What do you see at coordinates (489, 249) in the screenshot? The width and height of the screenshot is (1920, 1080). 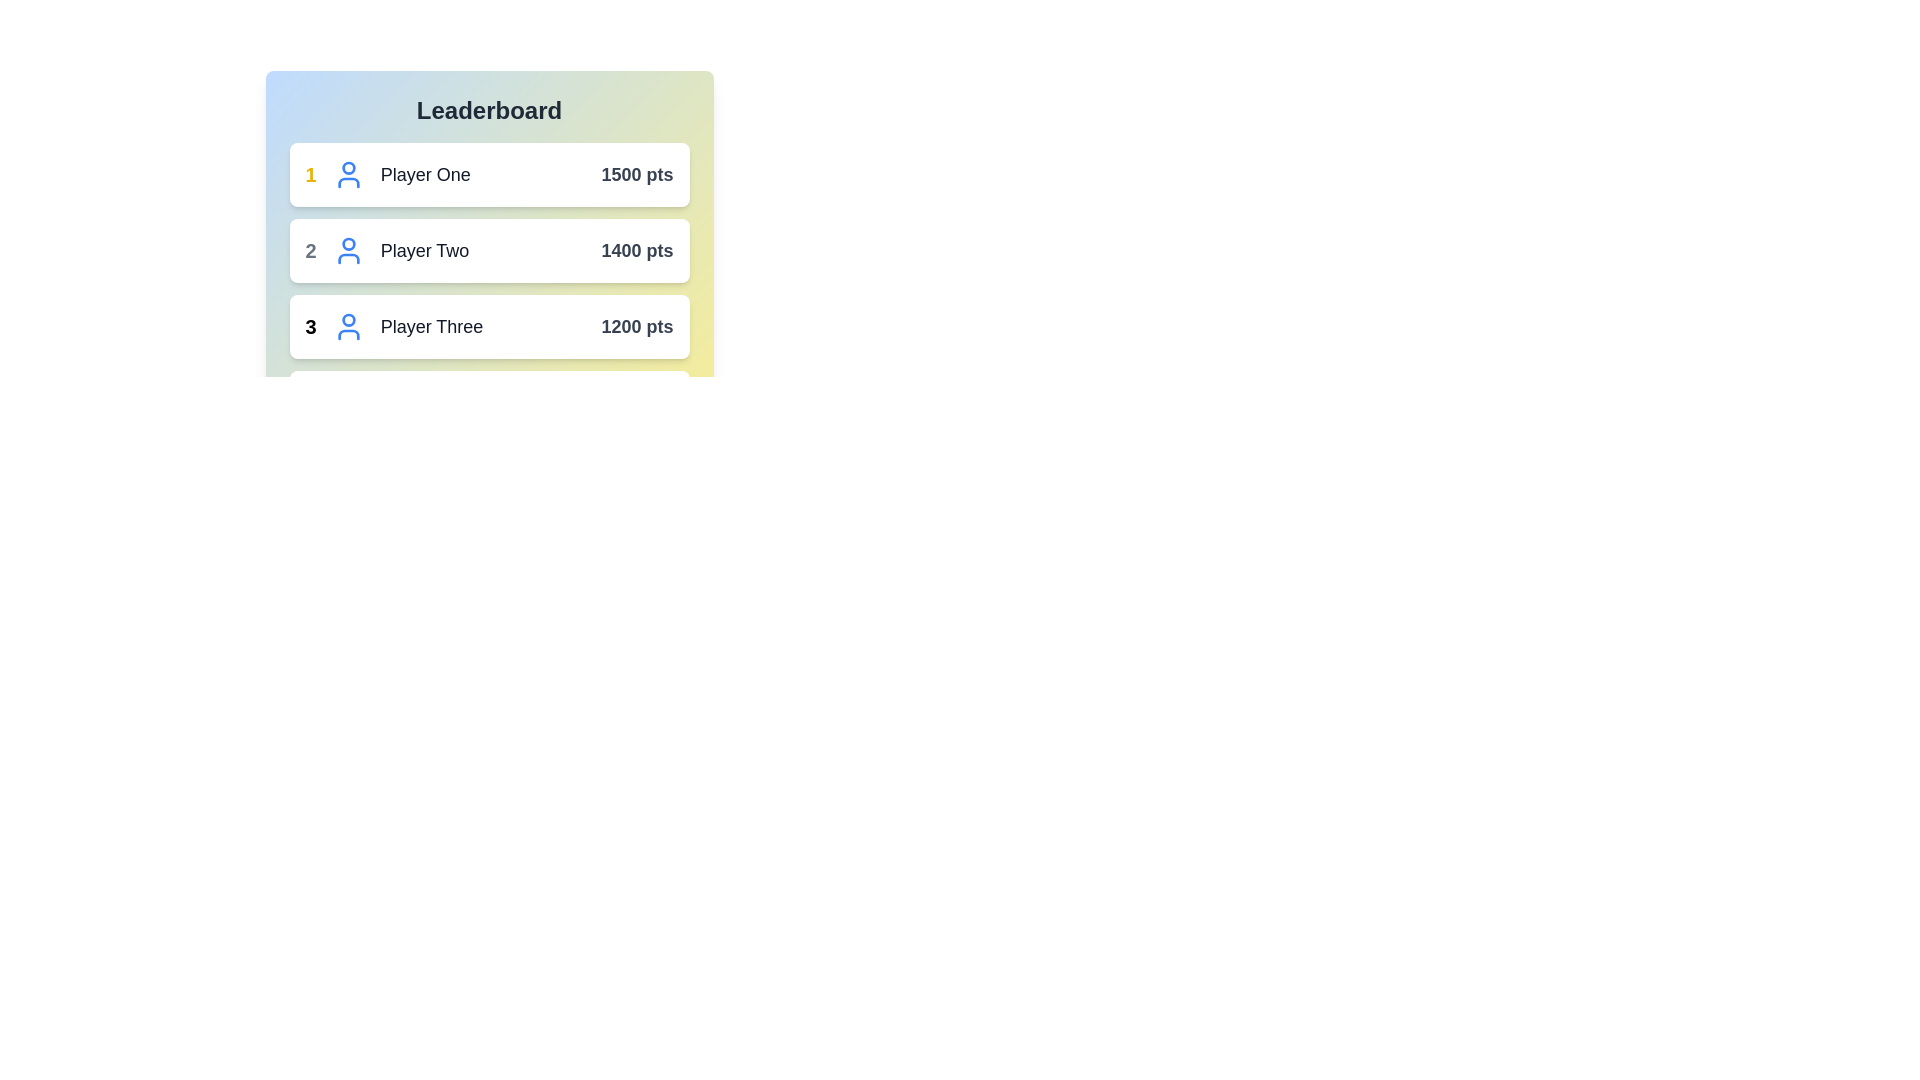 I see `the player entry for Player Two to highlight it` at bounding box center [489, 249].